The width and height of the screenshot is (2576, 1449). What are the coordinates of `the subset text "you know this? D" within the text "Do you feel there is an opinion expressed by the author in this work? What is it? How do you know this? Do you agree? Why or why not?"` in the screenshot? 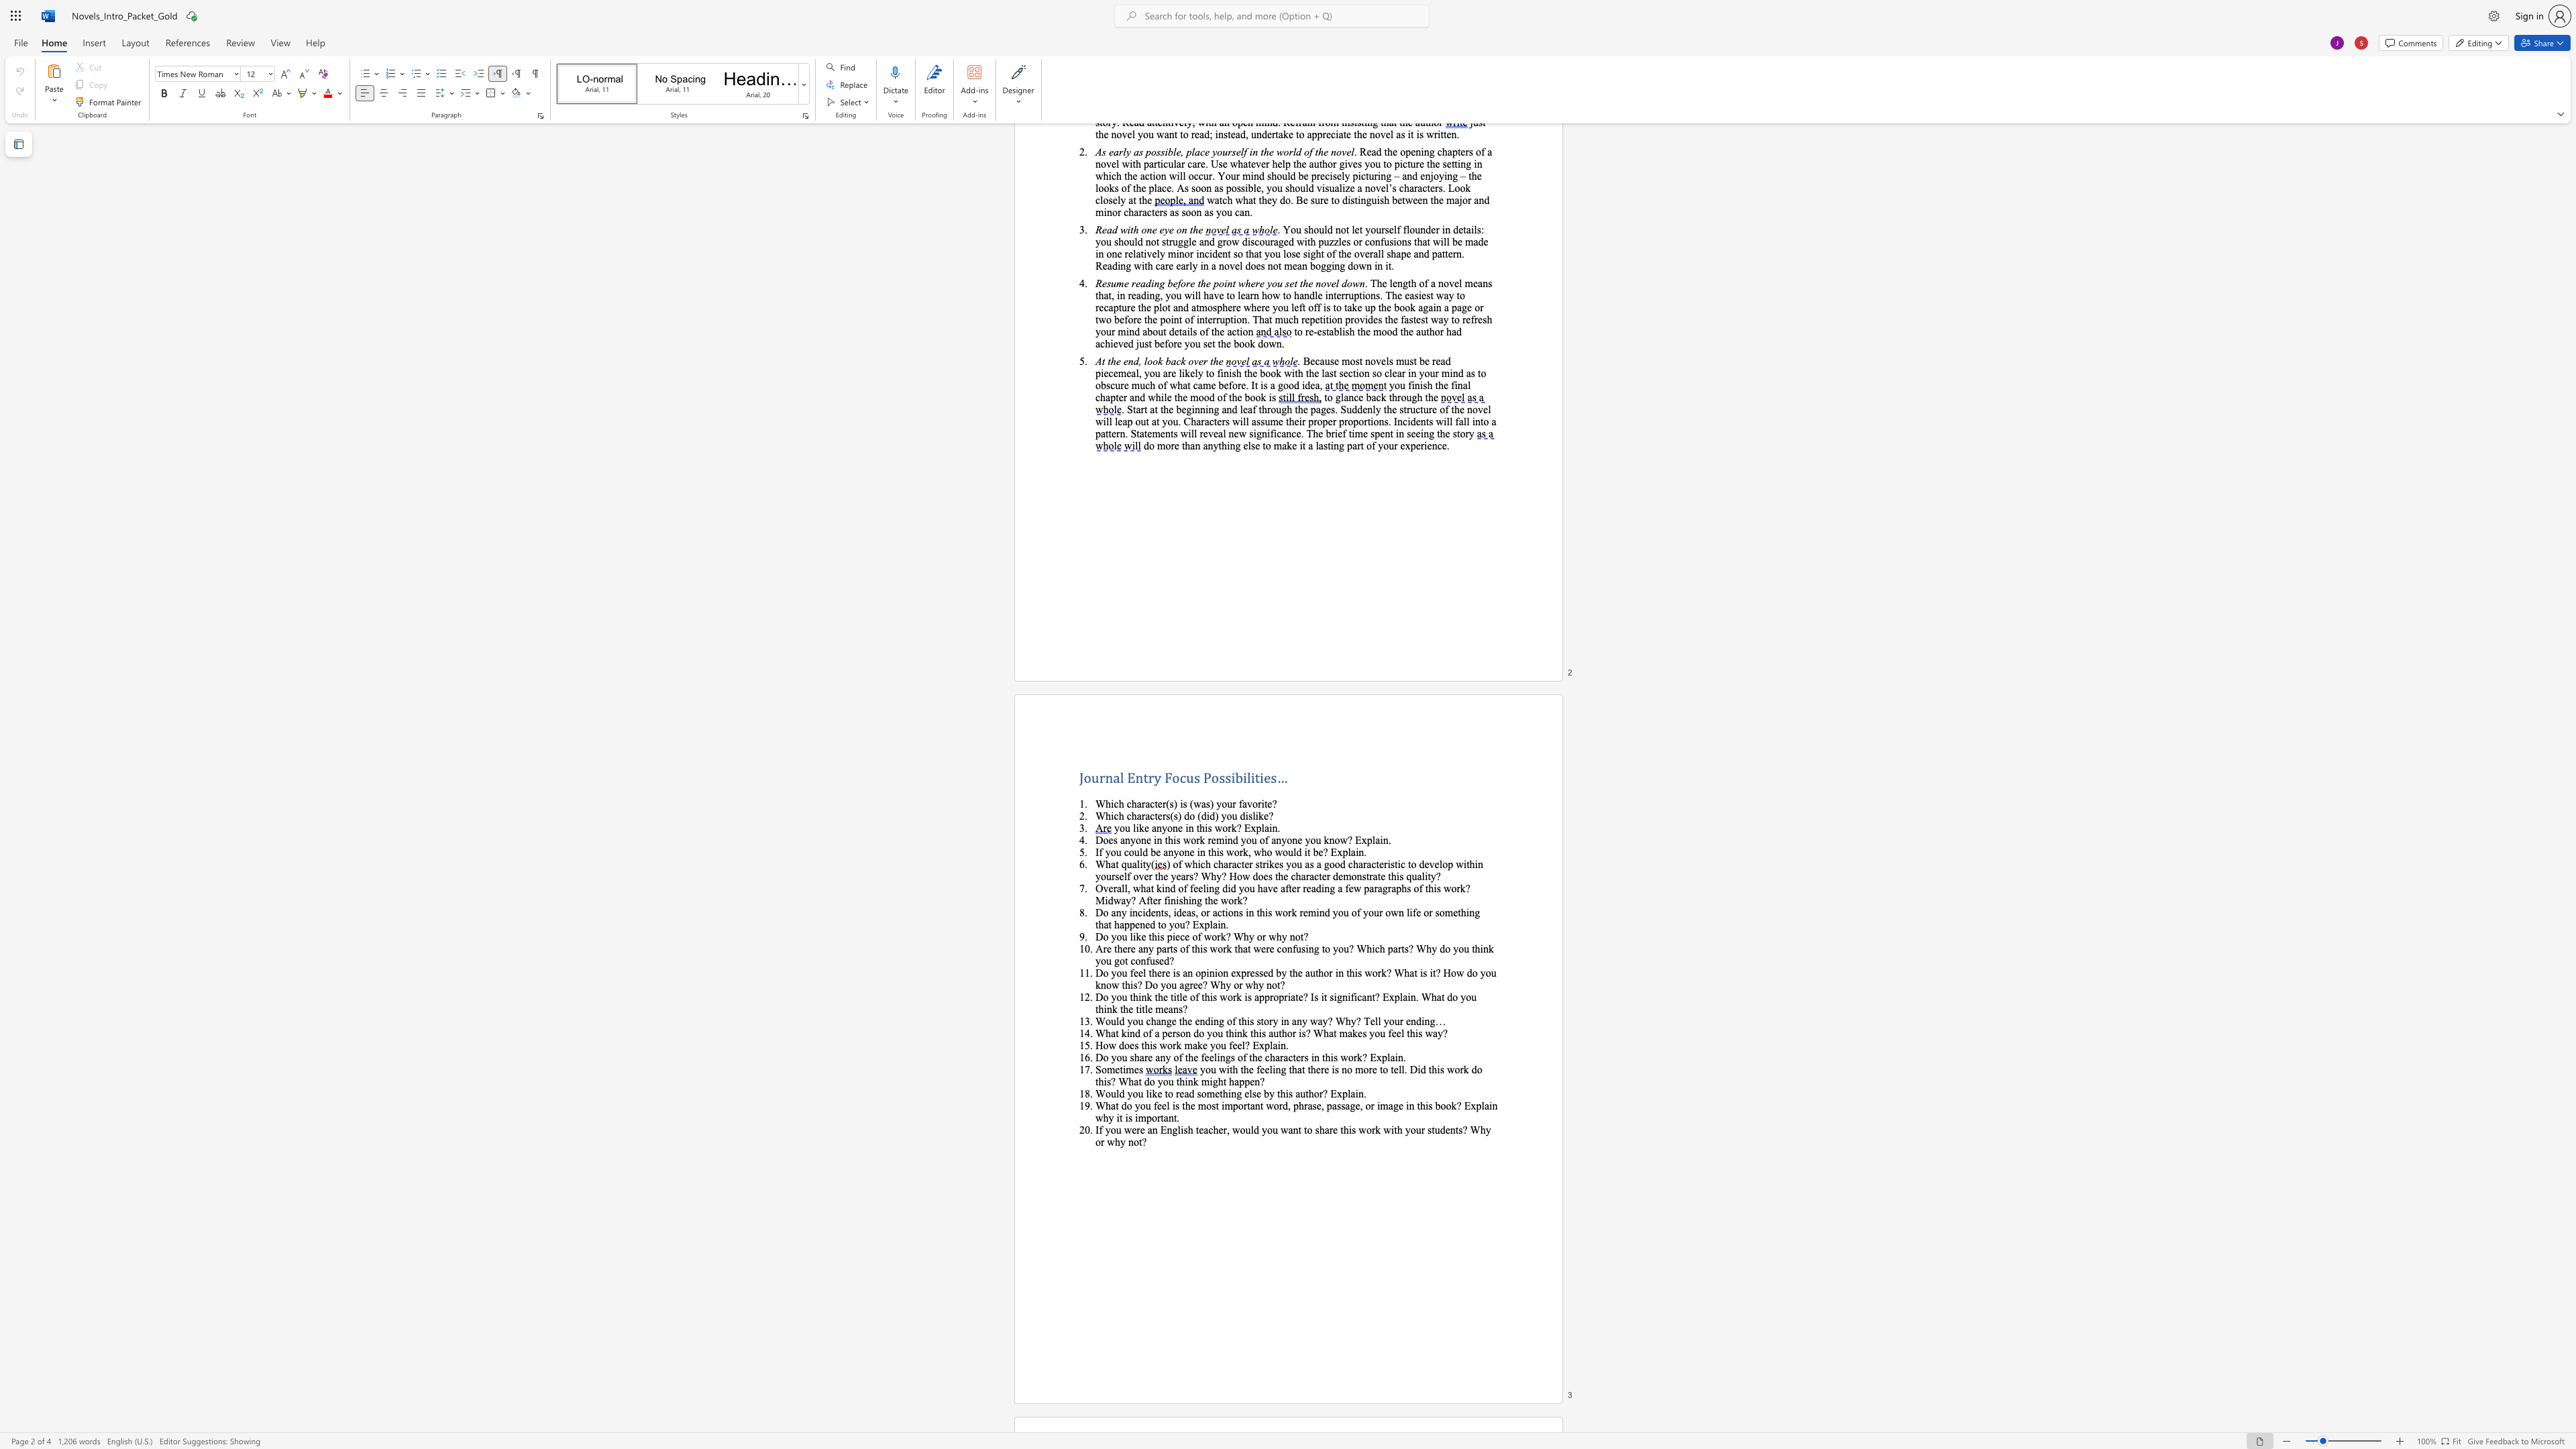 It's located at (1479, 972).